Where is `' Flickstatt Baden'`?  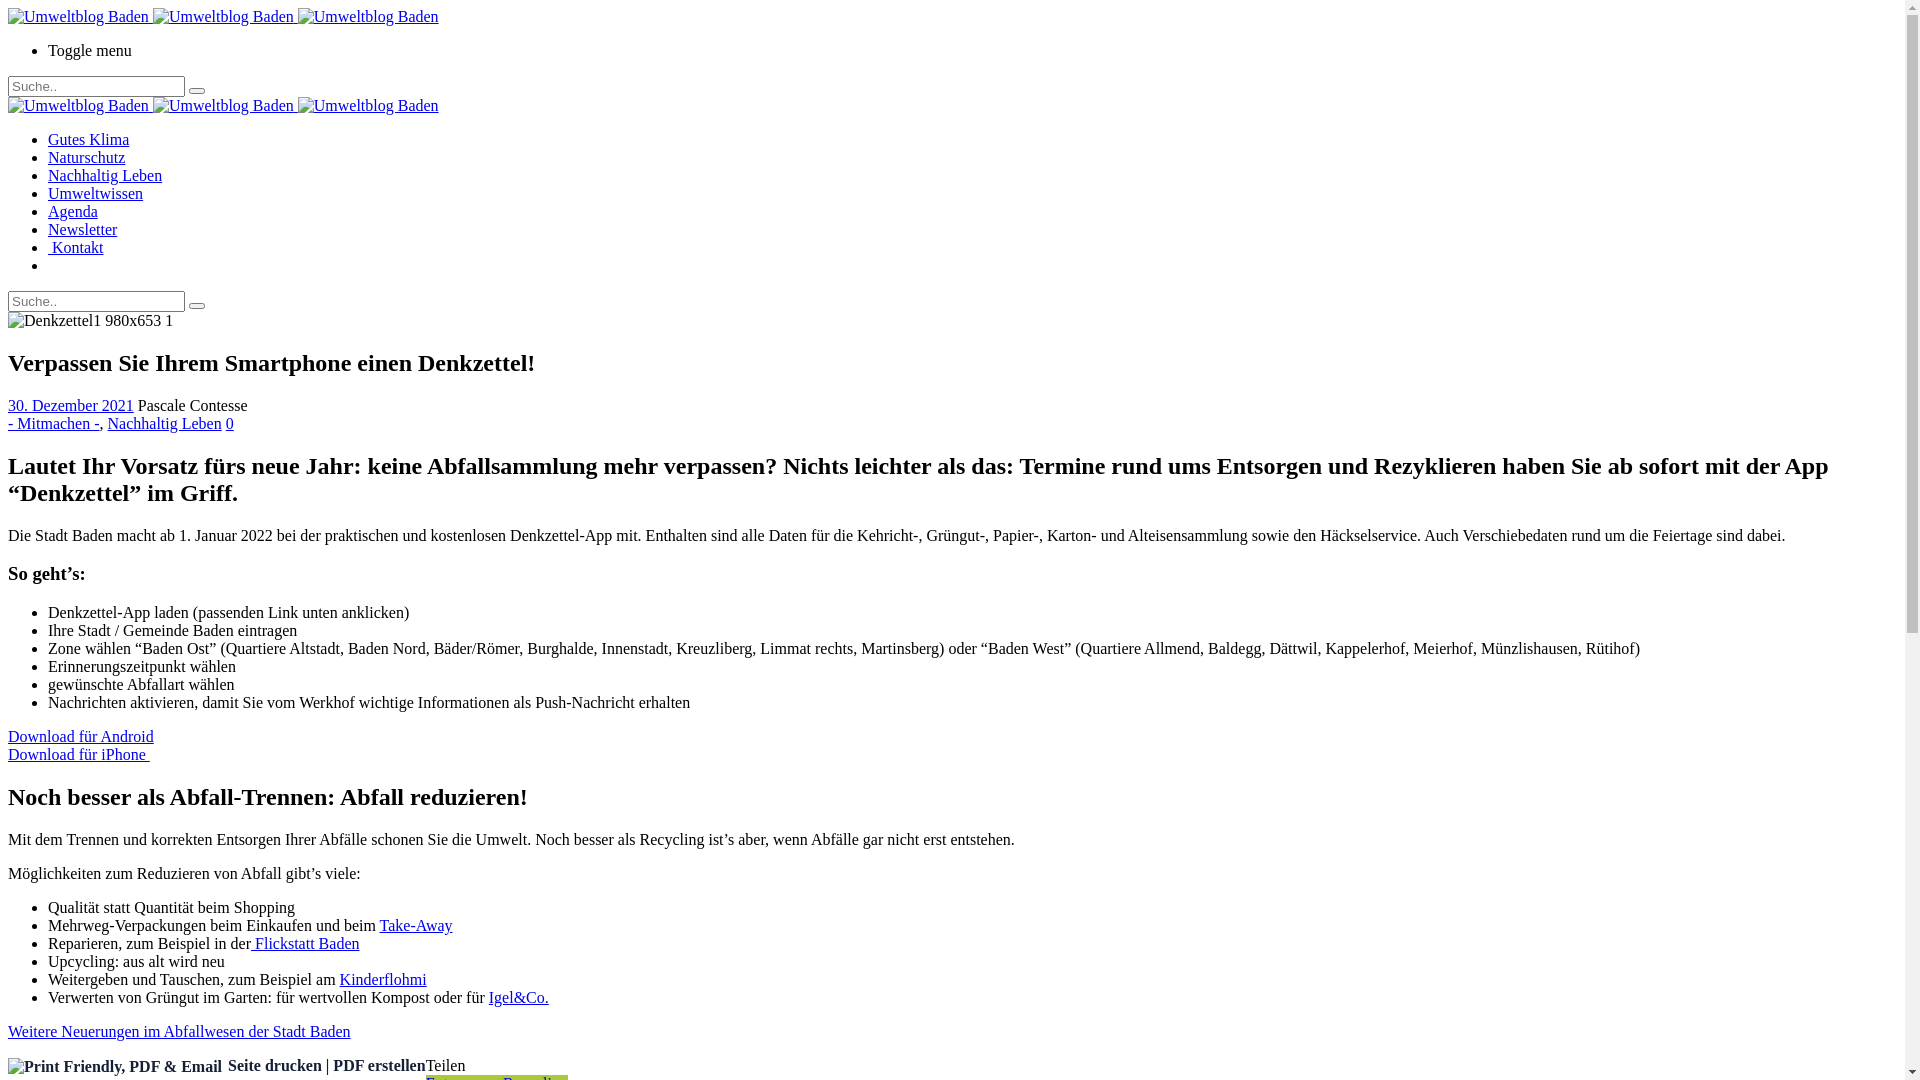
' Flickstatt Baden' is located at coordinates (304, 943).